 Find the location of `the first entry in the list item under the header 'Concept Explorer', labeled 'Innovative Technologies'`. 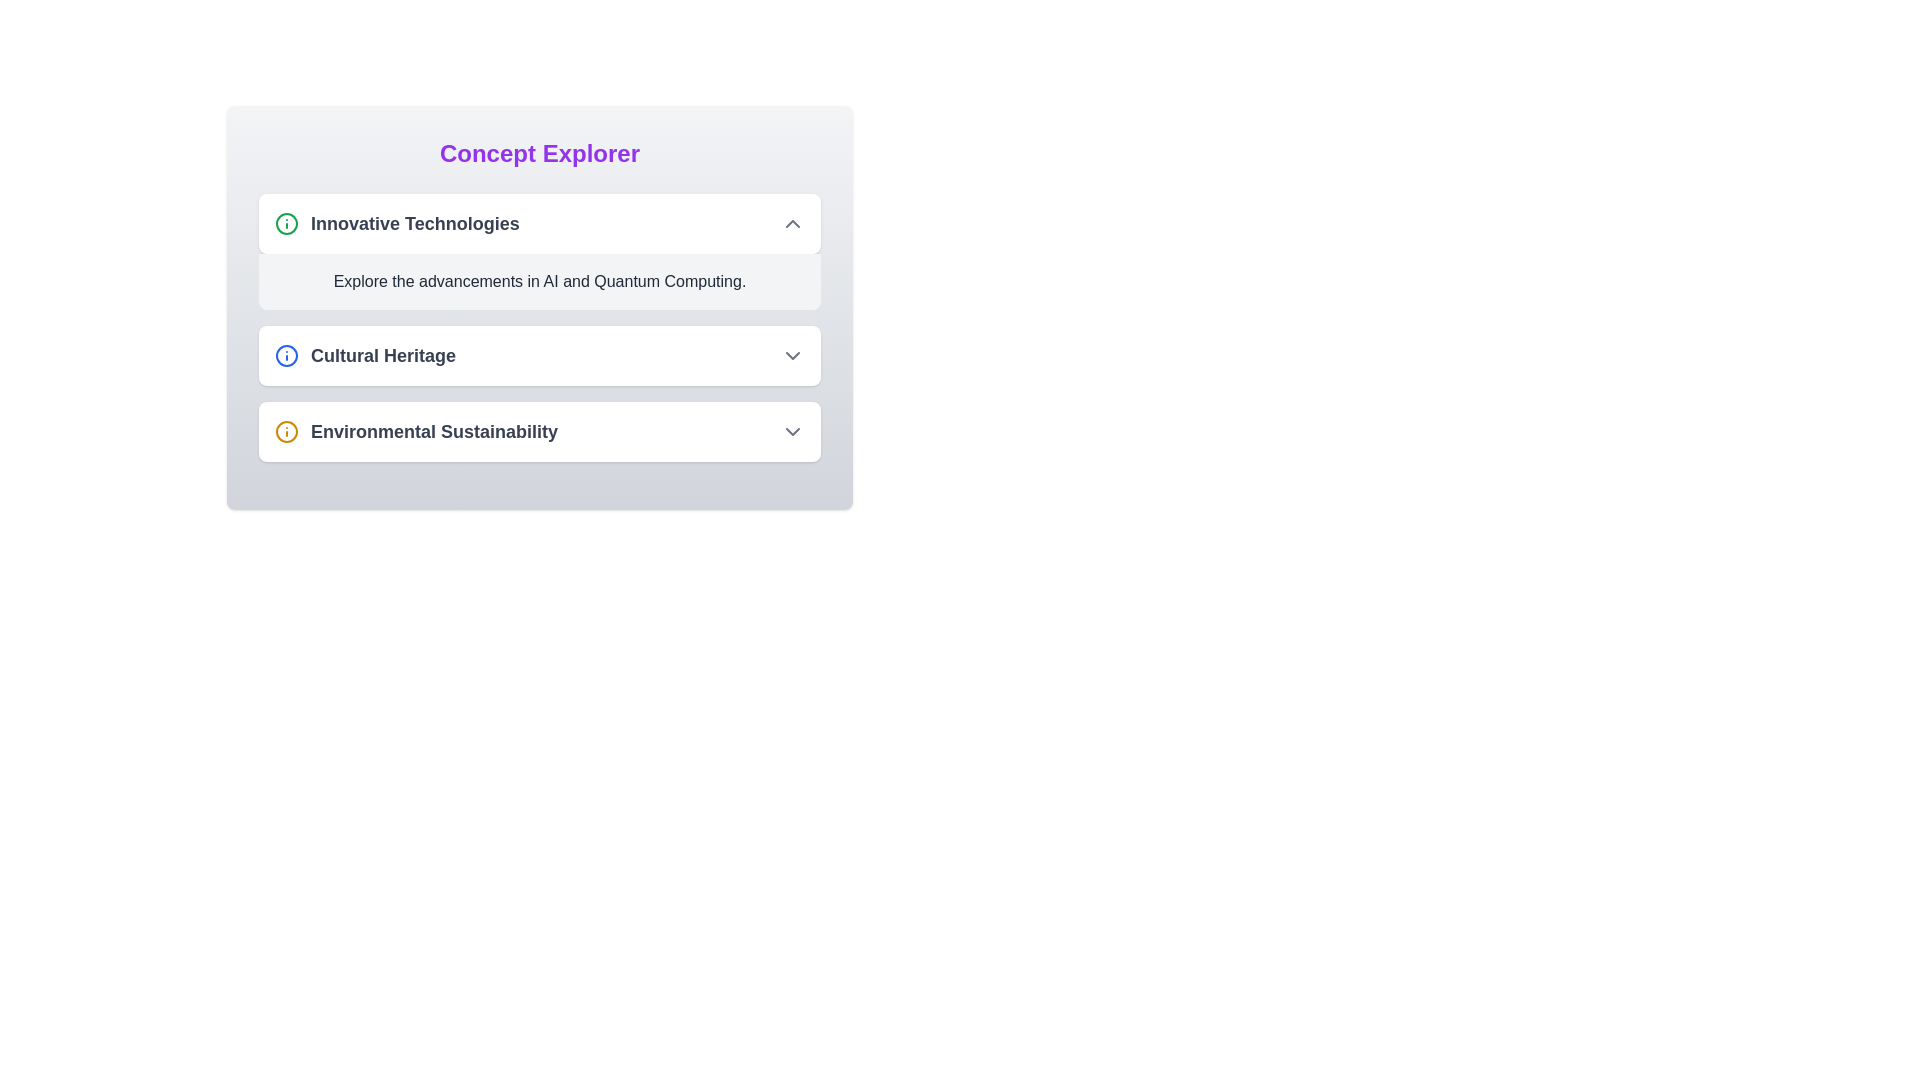

the first entry in the list item under the header 'Concept Explorer', labeled 'Innovative Technologies' is located at coordinates (397, 223).